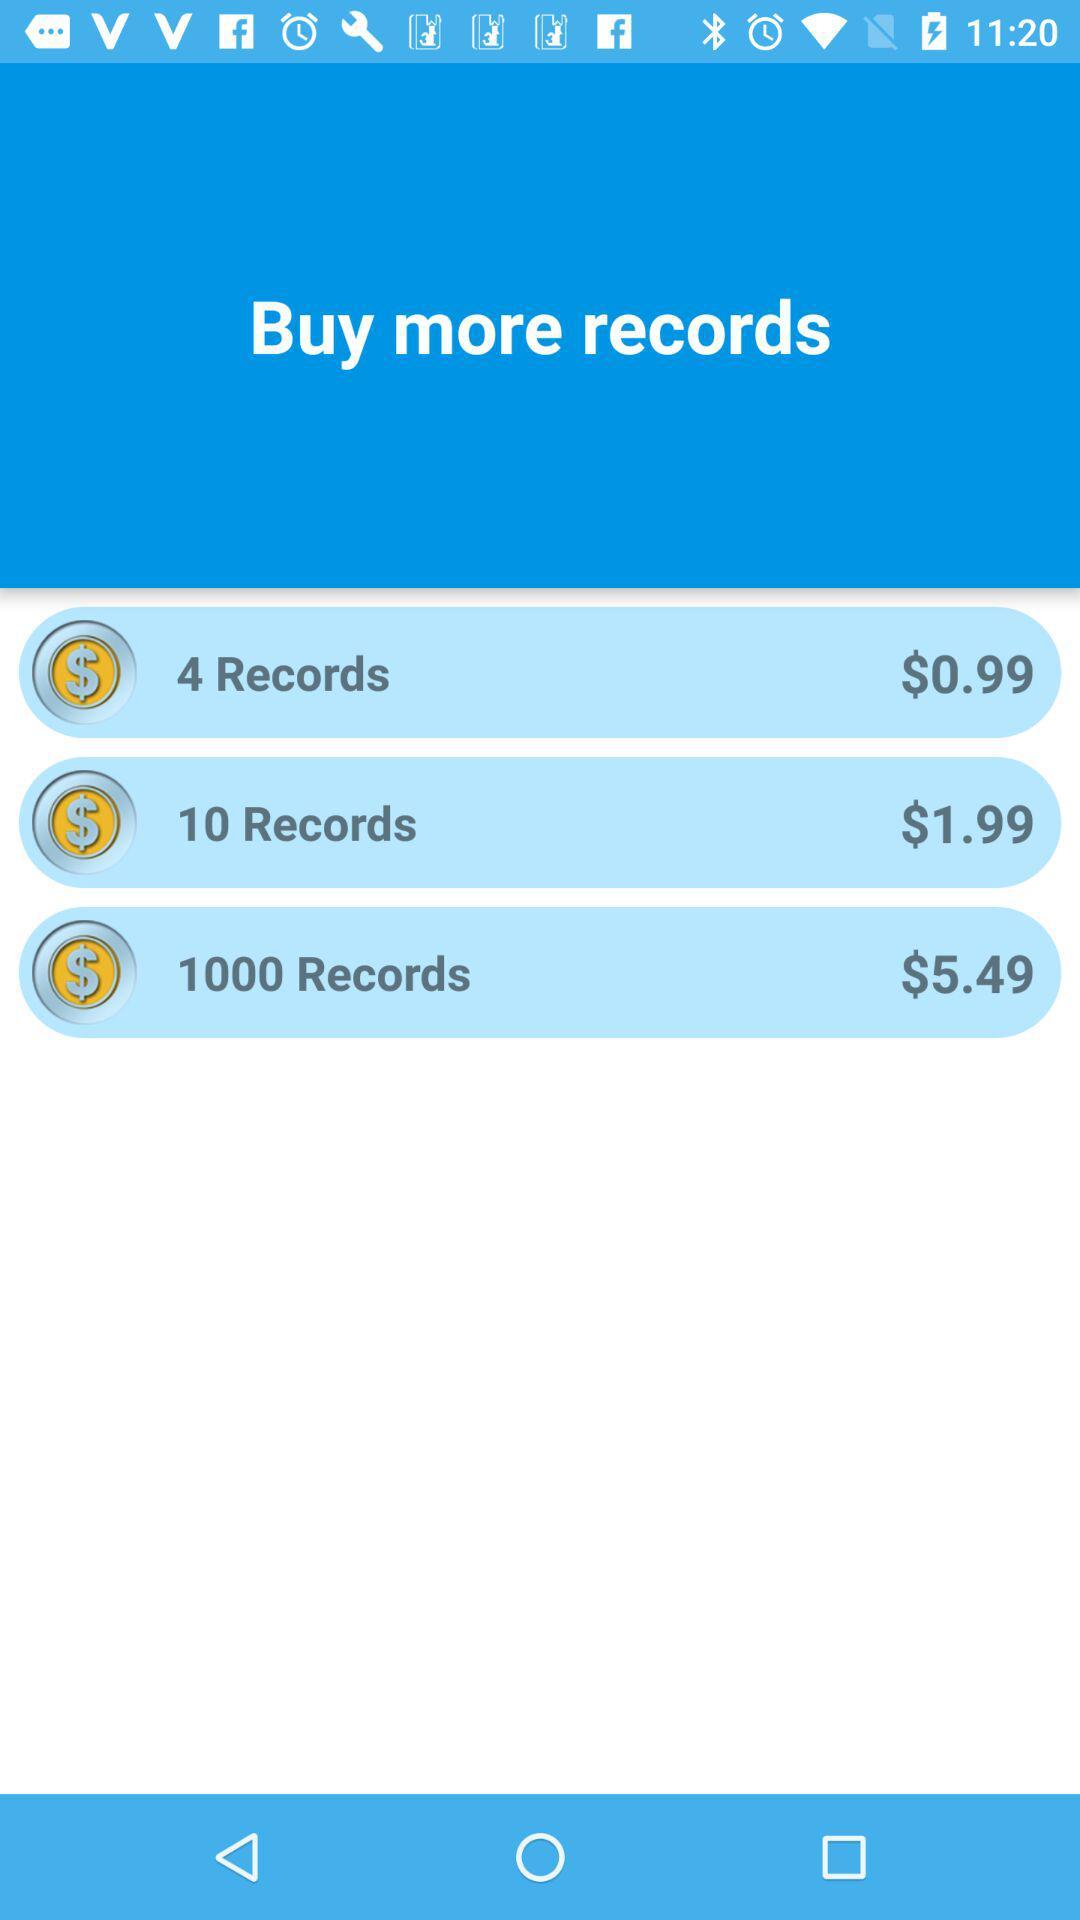 This screenshot has width=1080, height=1920. Describe the element at coordinates (510, 672) in the screenshot. I see `the 4 records app` at that location.